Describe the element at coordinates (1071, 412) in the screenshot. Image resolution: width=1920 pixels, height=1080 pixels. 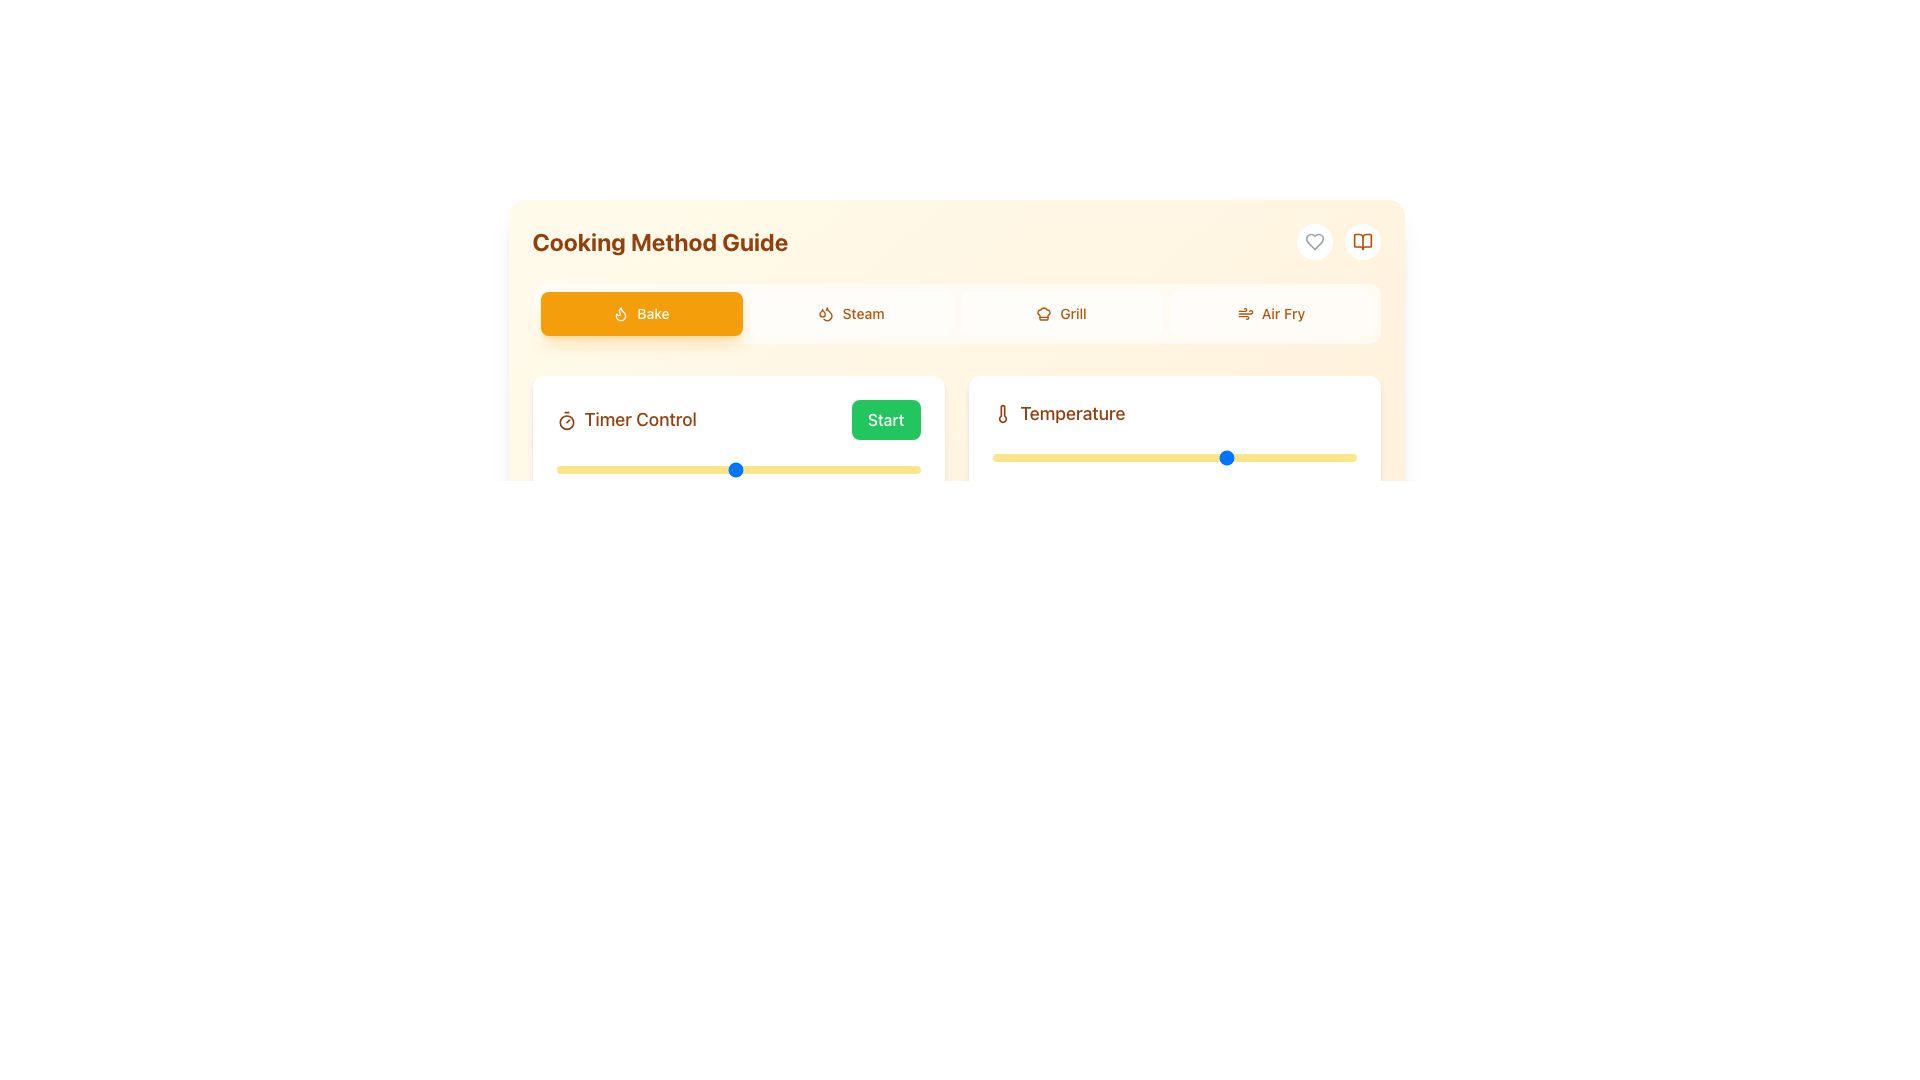
I see `the 'Temperature' text element, which is displayed in bold brown font and located next to a thermometer icon` at that location.